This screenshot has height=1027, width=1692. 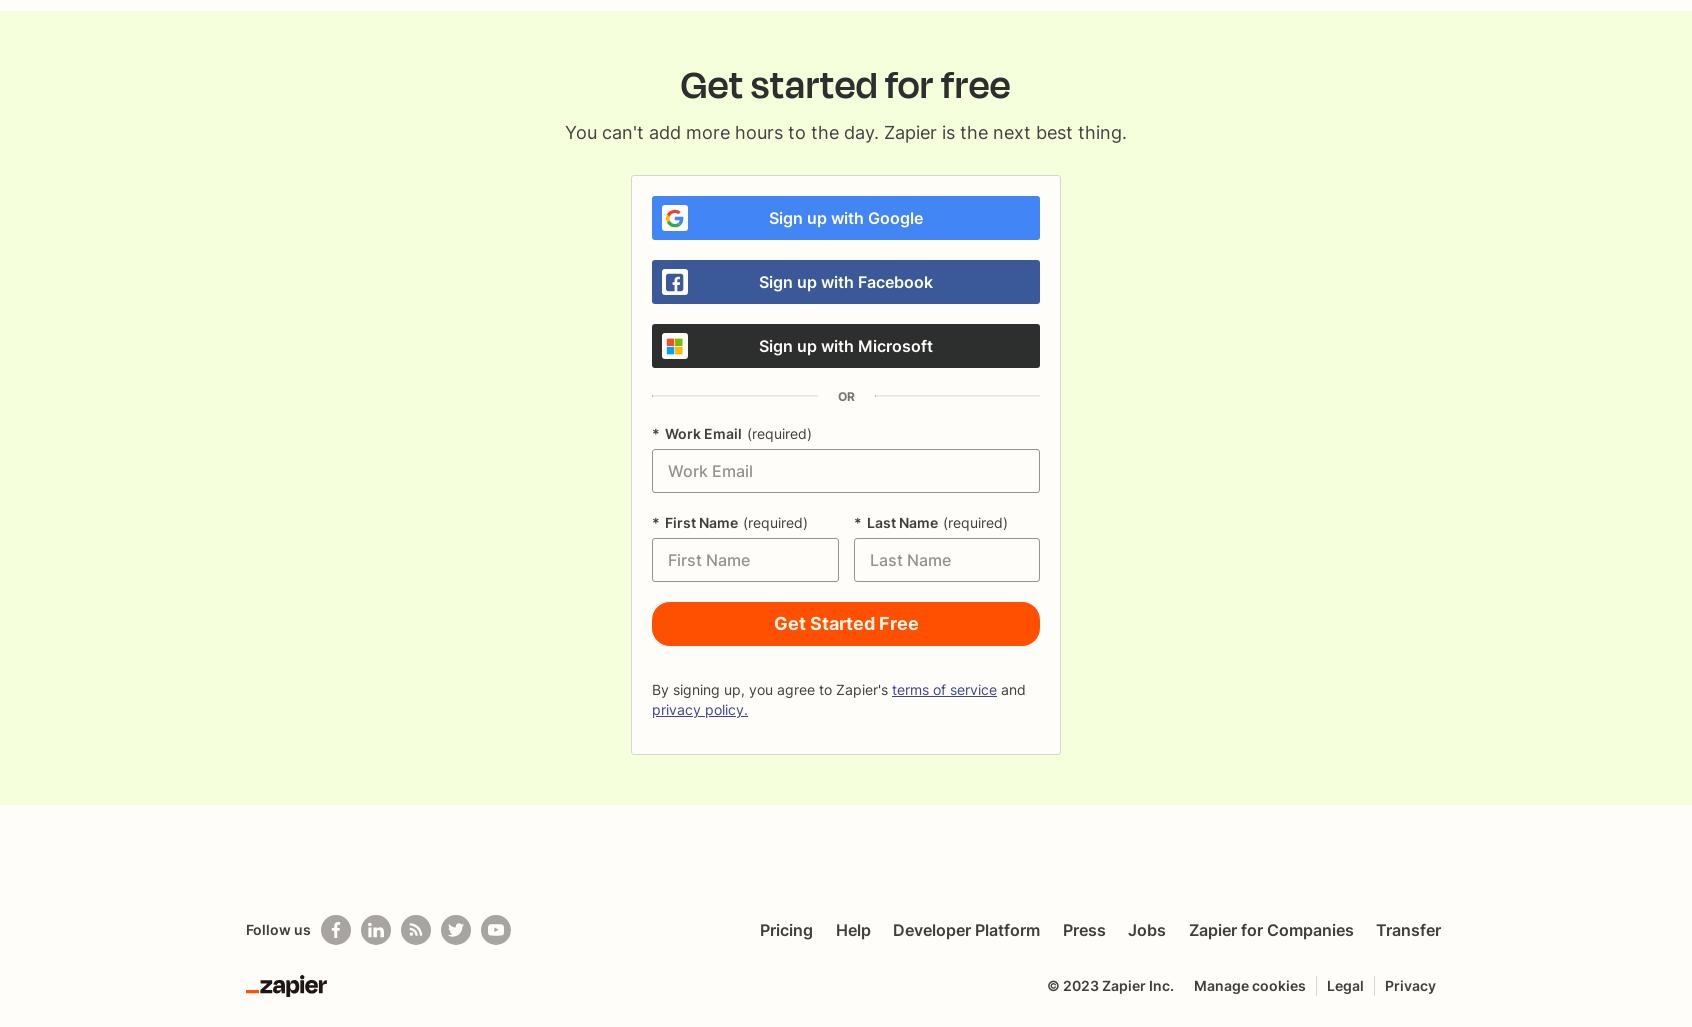 I want to click on '2023', so click(x=1081, y=984).